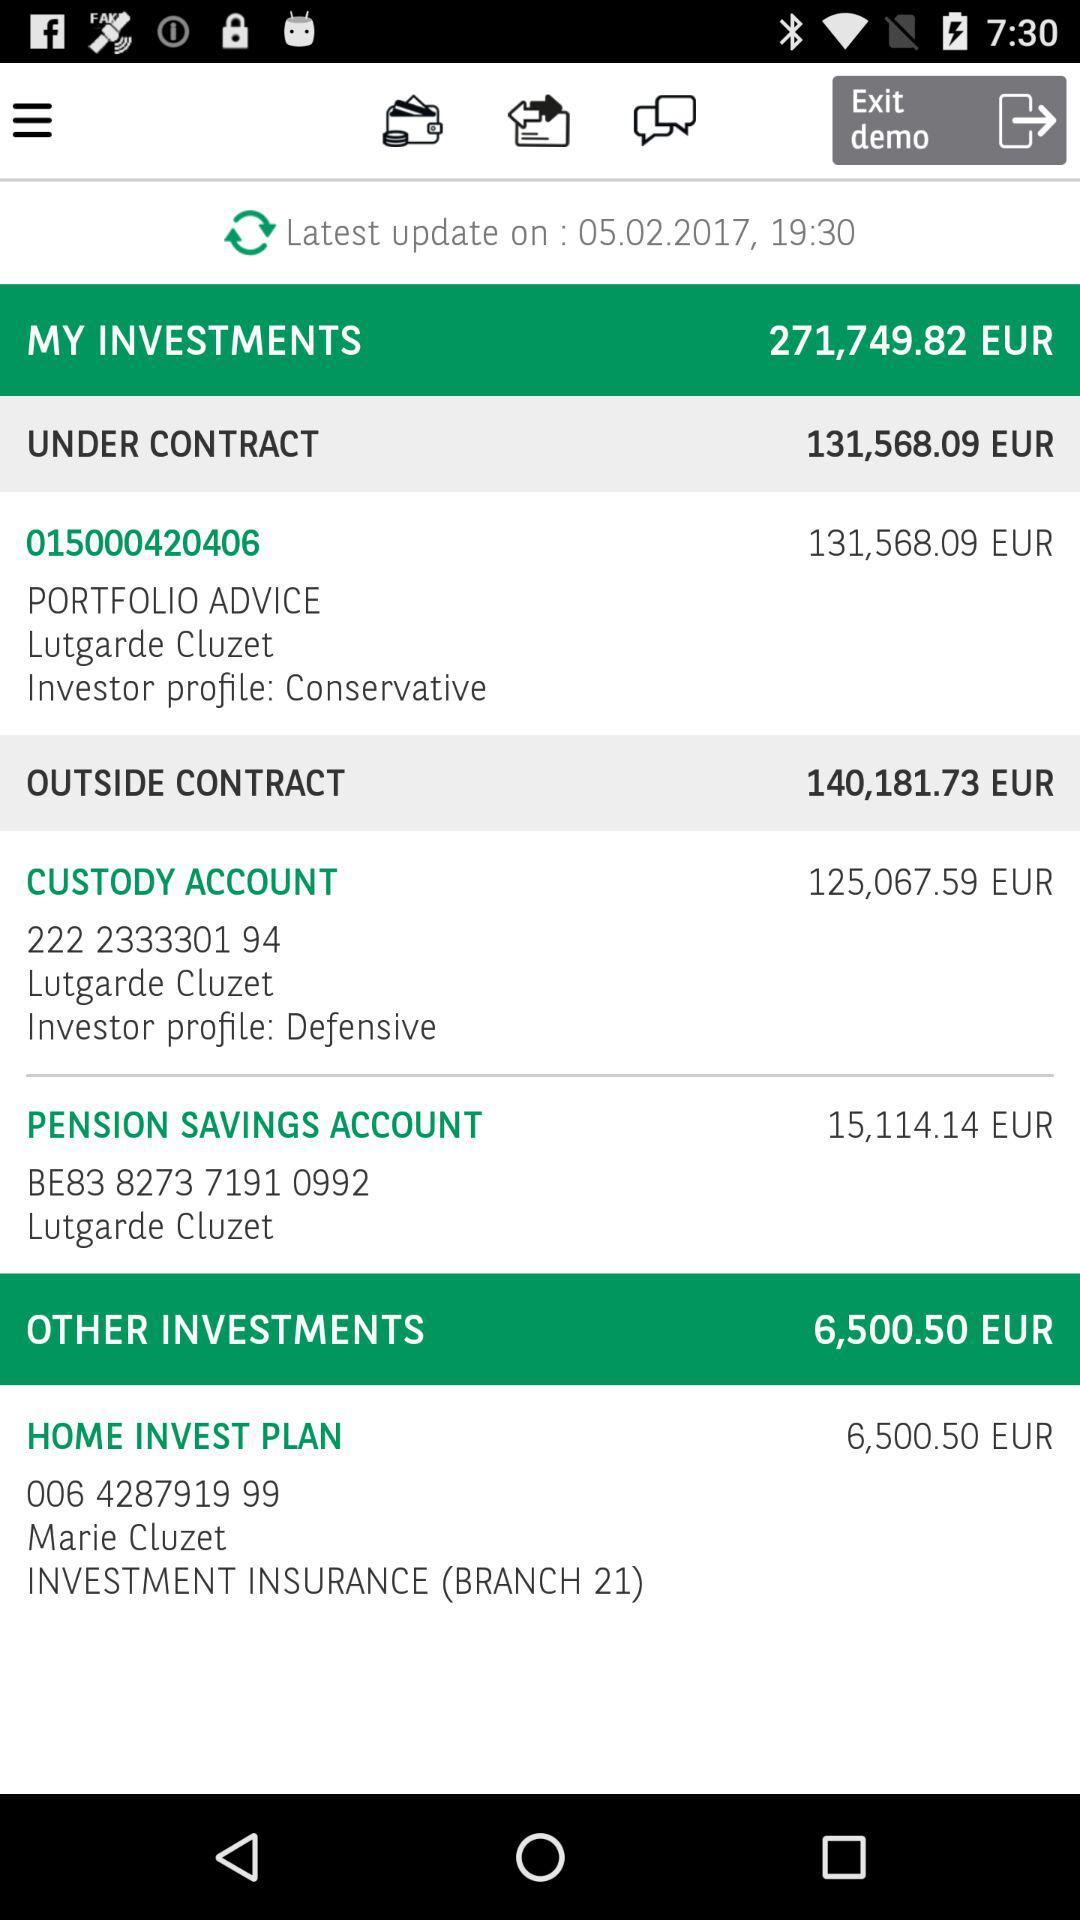  What do you see at coordinates (403, 543) in the screenshot?
I see `015000420406 icon` at bounding box center [403, 543].